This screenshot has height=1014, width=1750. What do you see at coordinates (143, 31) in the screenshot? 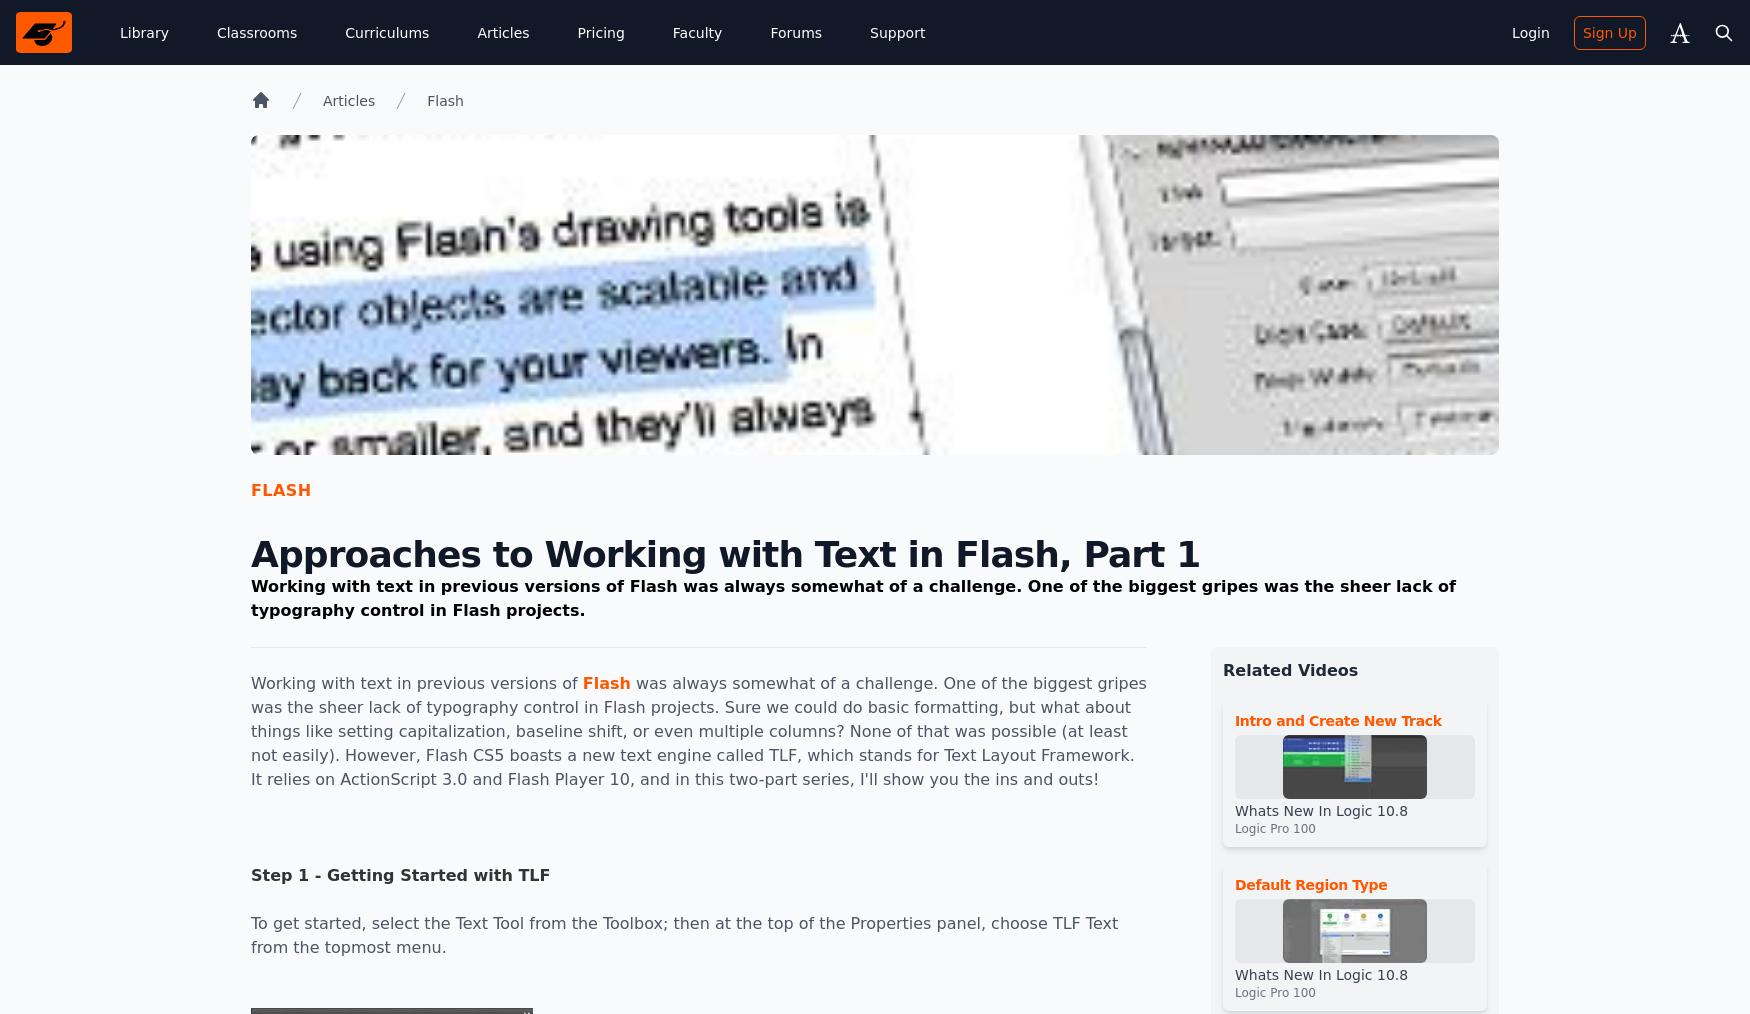
I see `'Library'` at bounding box center [143, 31].